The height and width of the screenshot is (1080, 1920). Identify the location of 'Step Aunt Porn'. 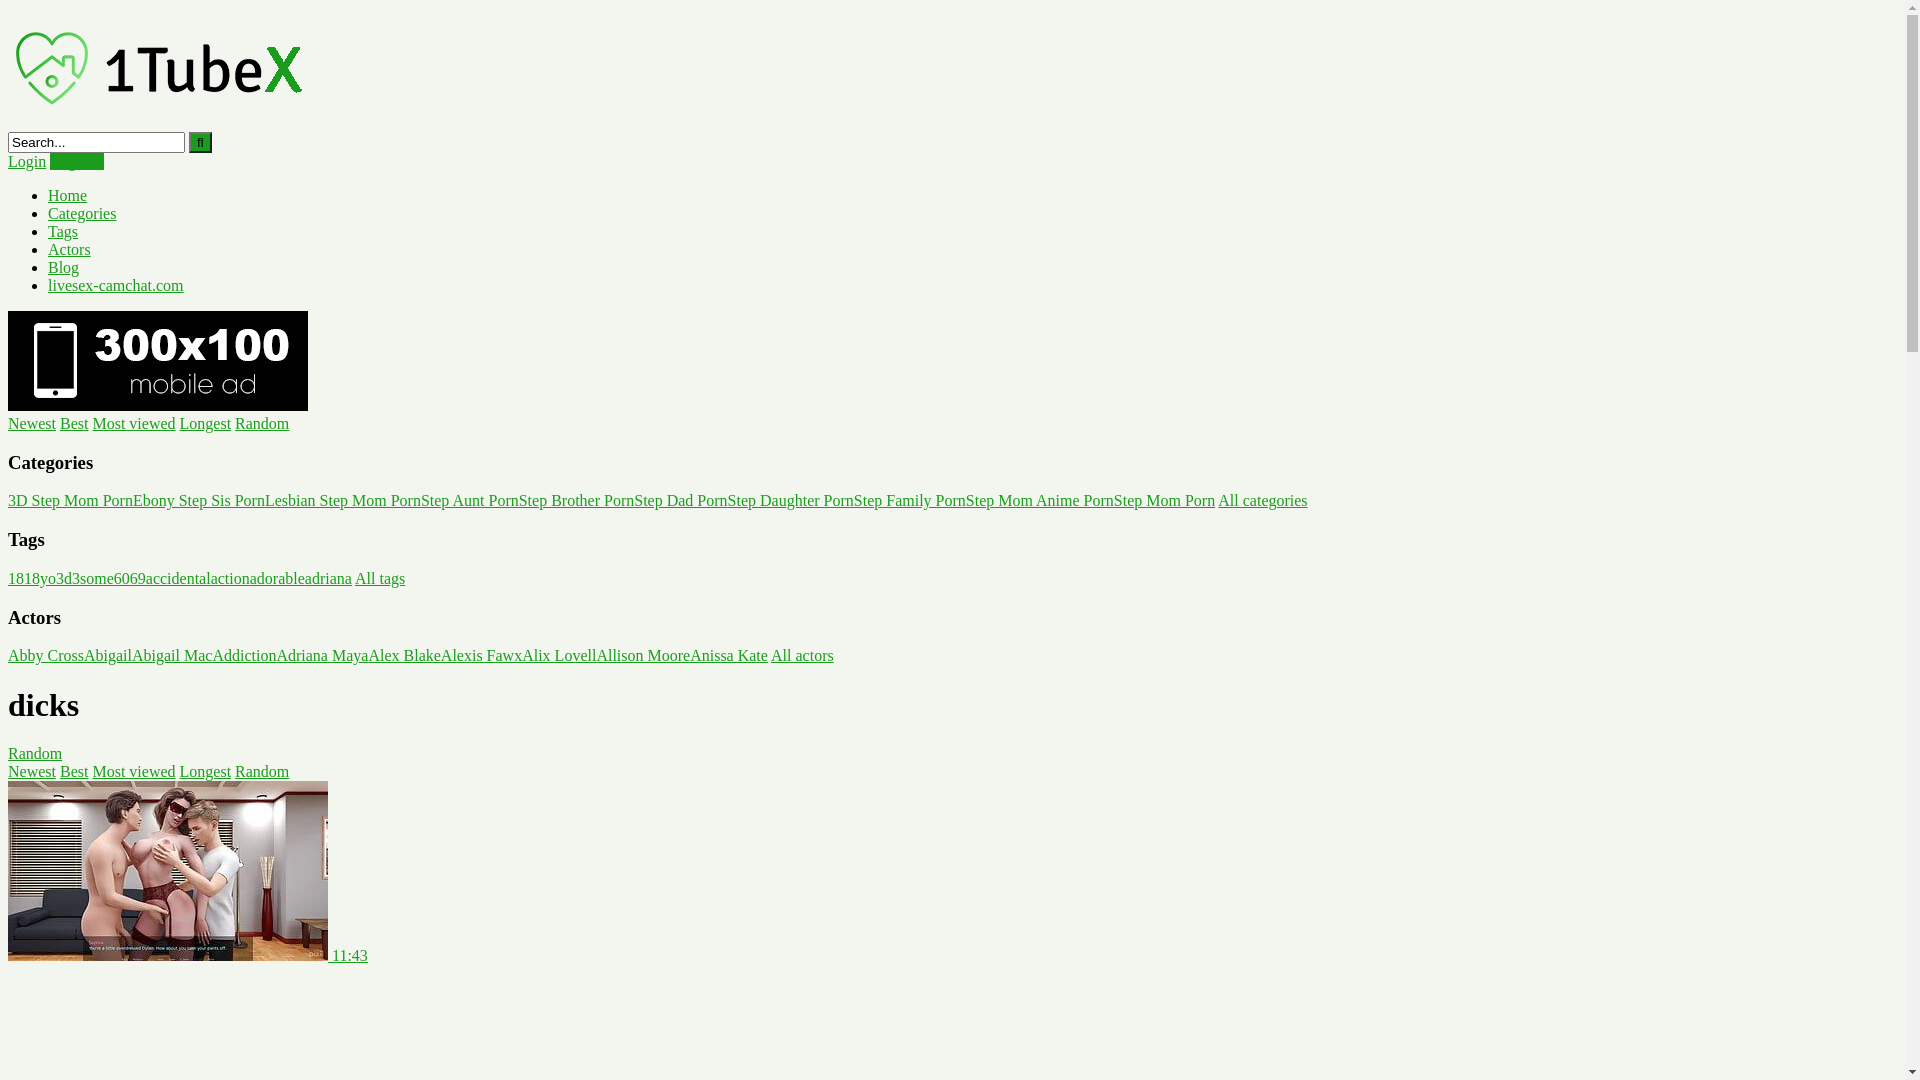
(469, 499).